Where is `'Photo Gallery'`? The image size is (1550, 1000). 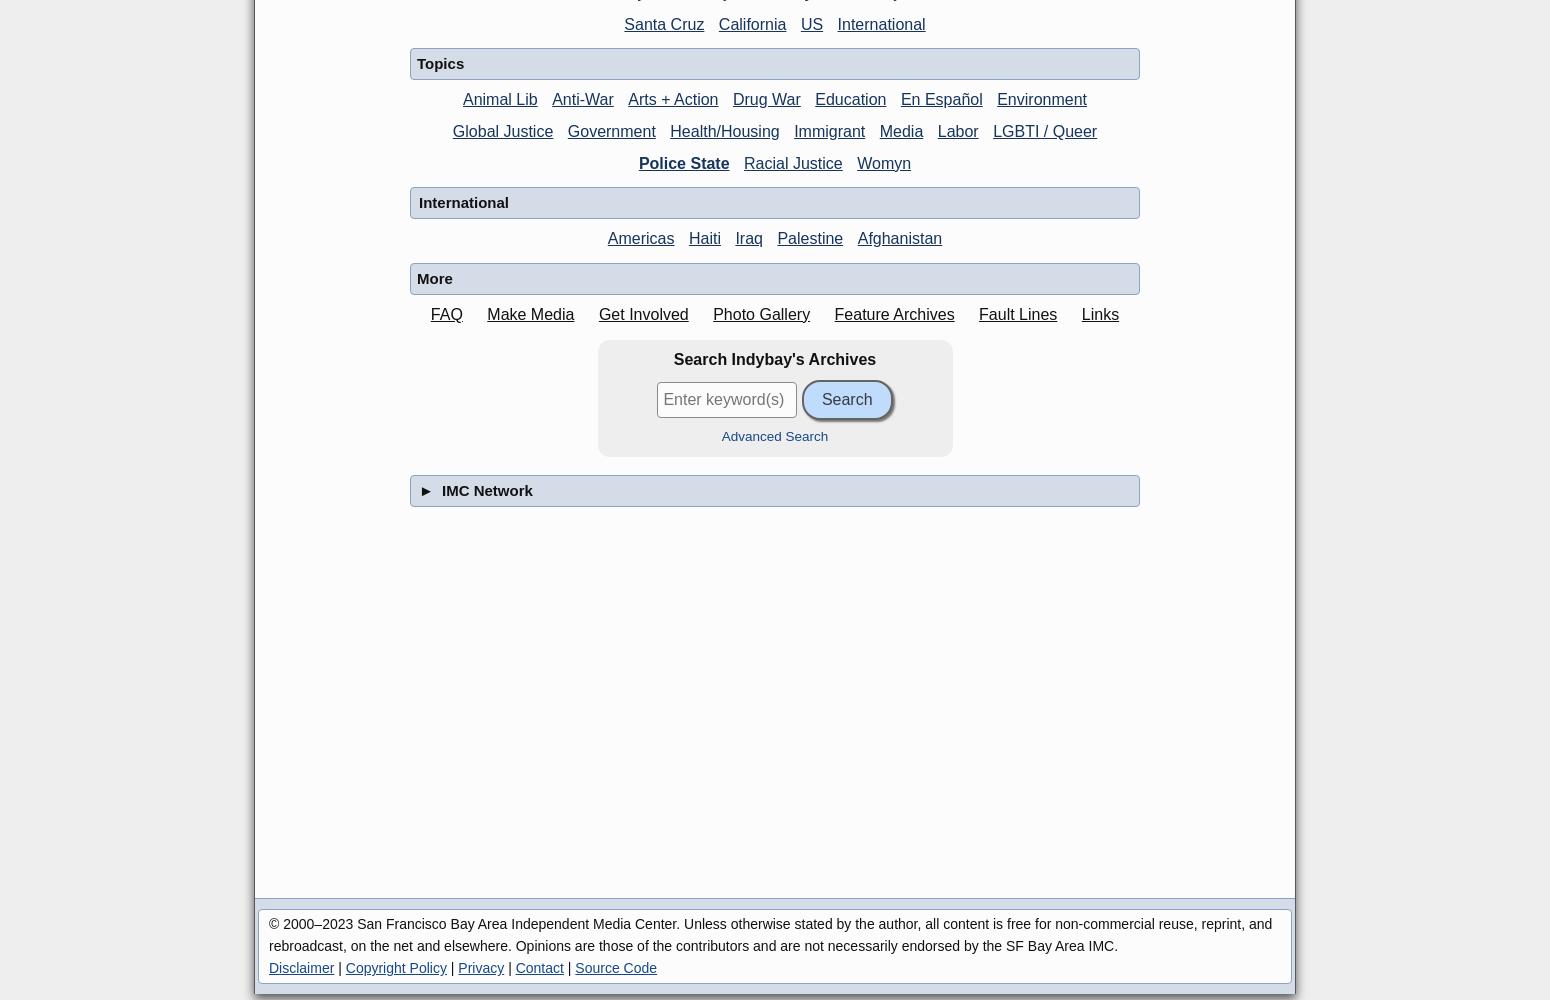
'Photo Gallery' is located at coordinates (761, 312).